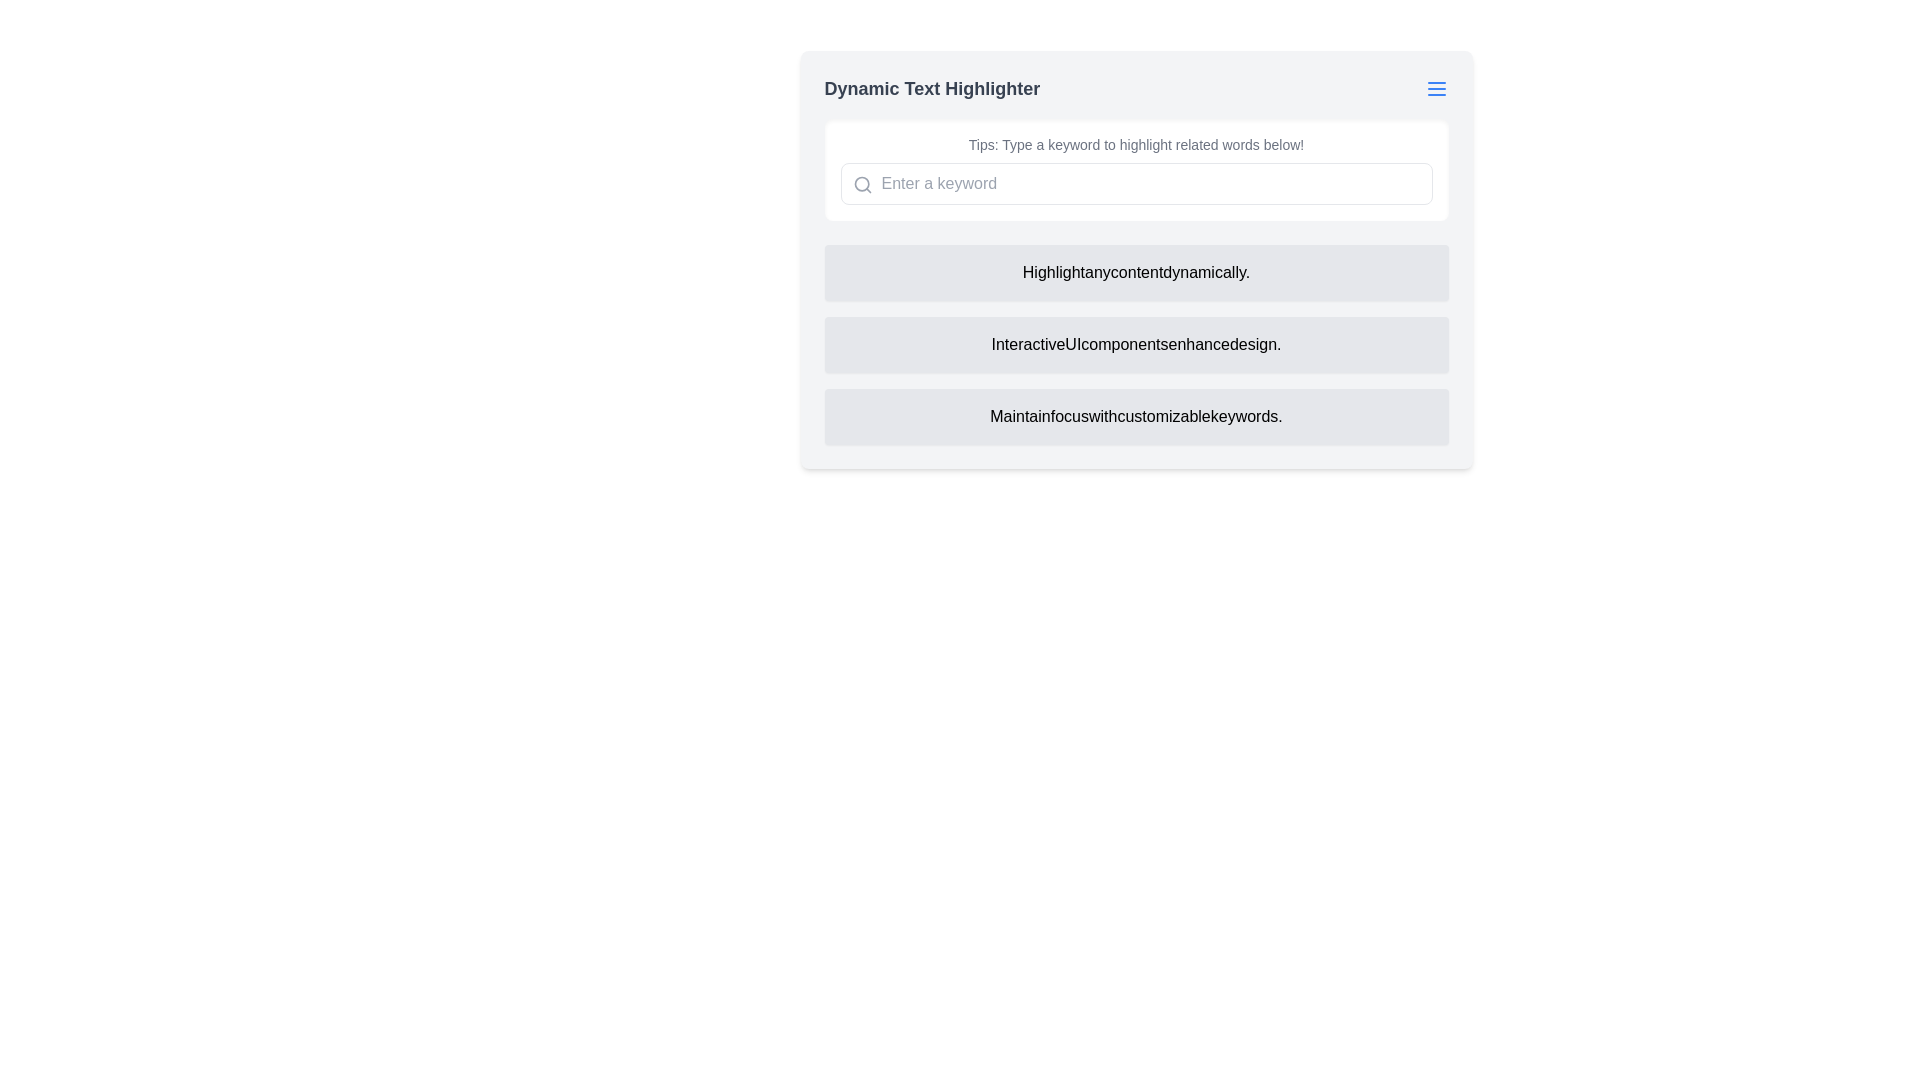  I want to click on the second gray text block that provides informative content, positioned between two other similar boxes, so click(1136, 343).